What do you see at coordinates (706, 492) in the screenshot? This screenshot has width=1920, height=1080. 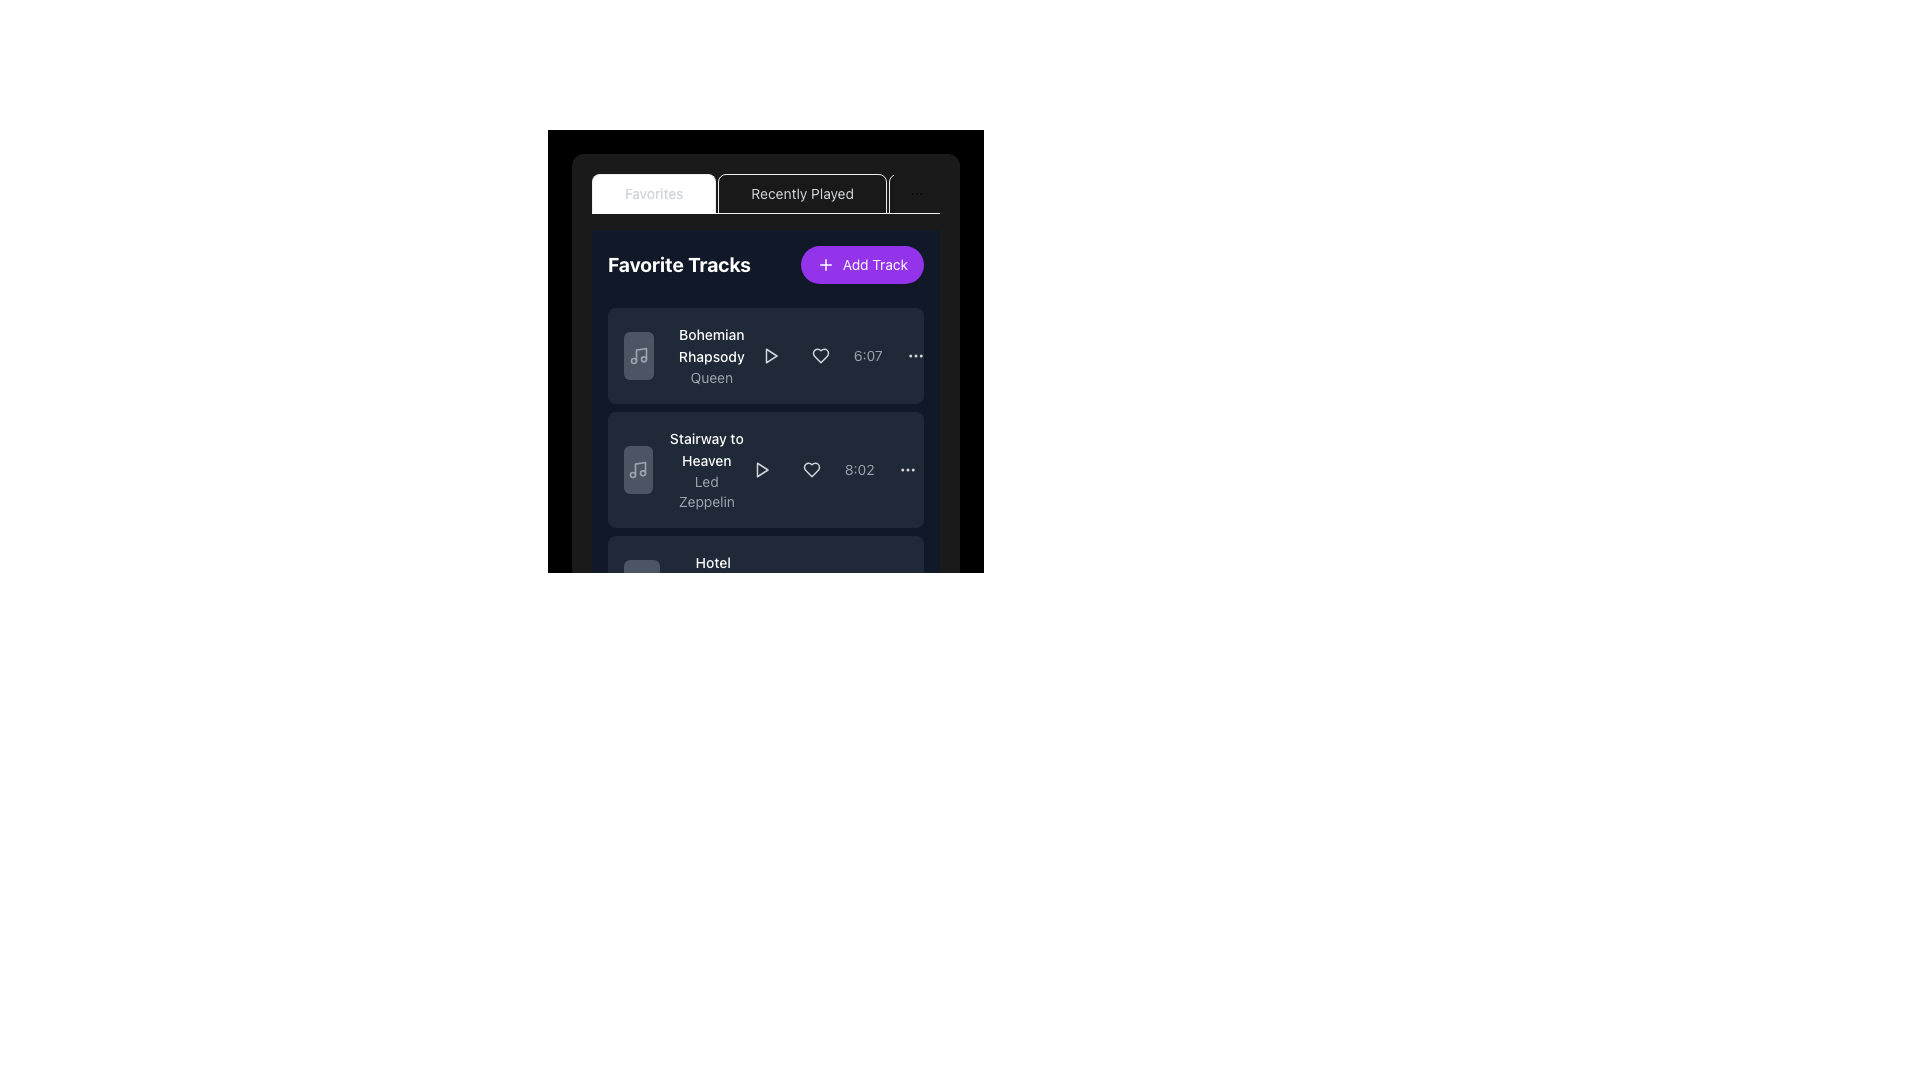 I see `the text label displaying 'Led Zeppelin' in gray color, which is located beneath the track title of the 'Stairway to Heaven' track card` at bounding box center [706, 492].